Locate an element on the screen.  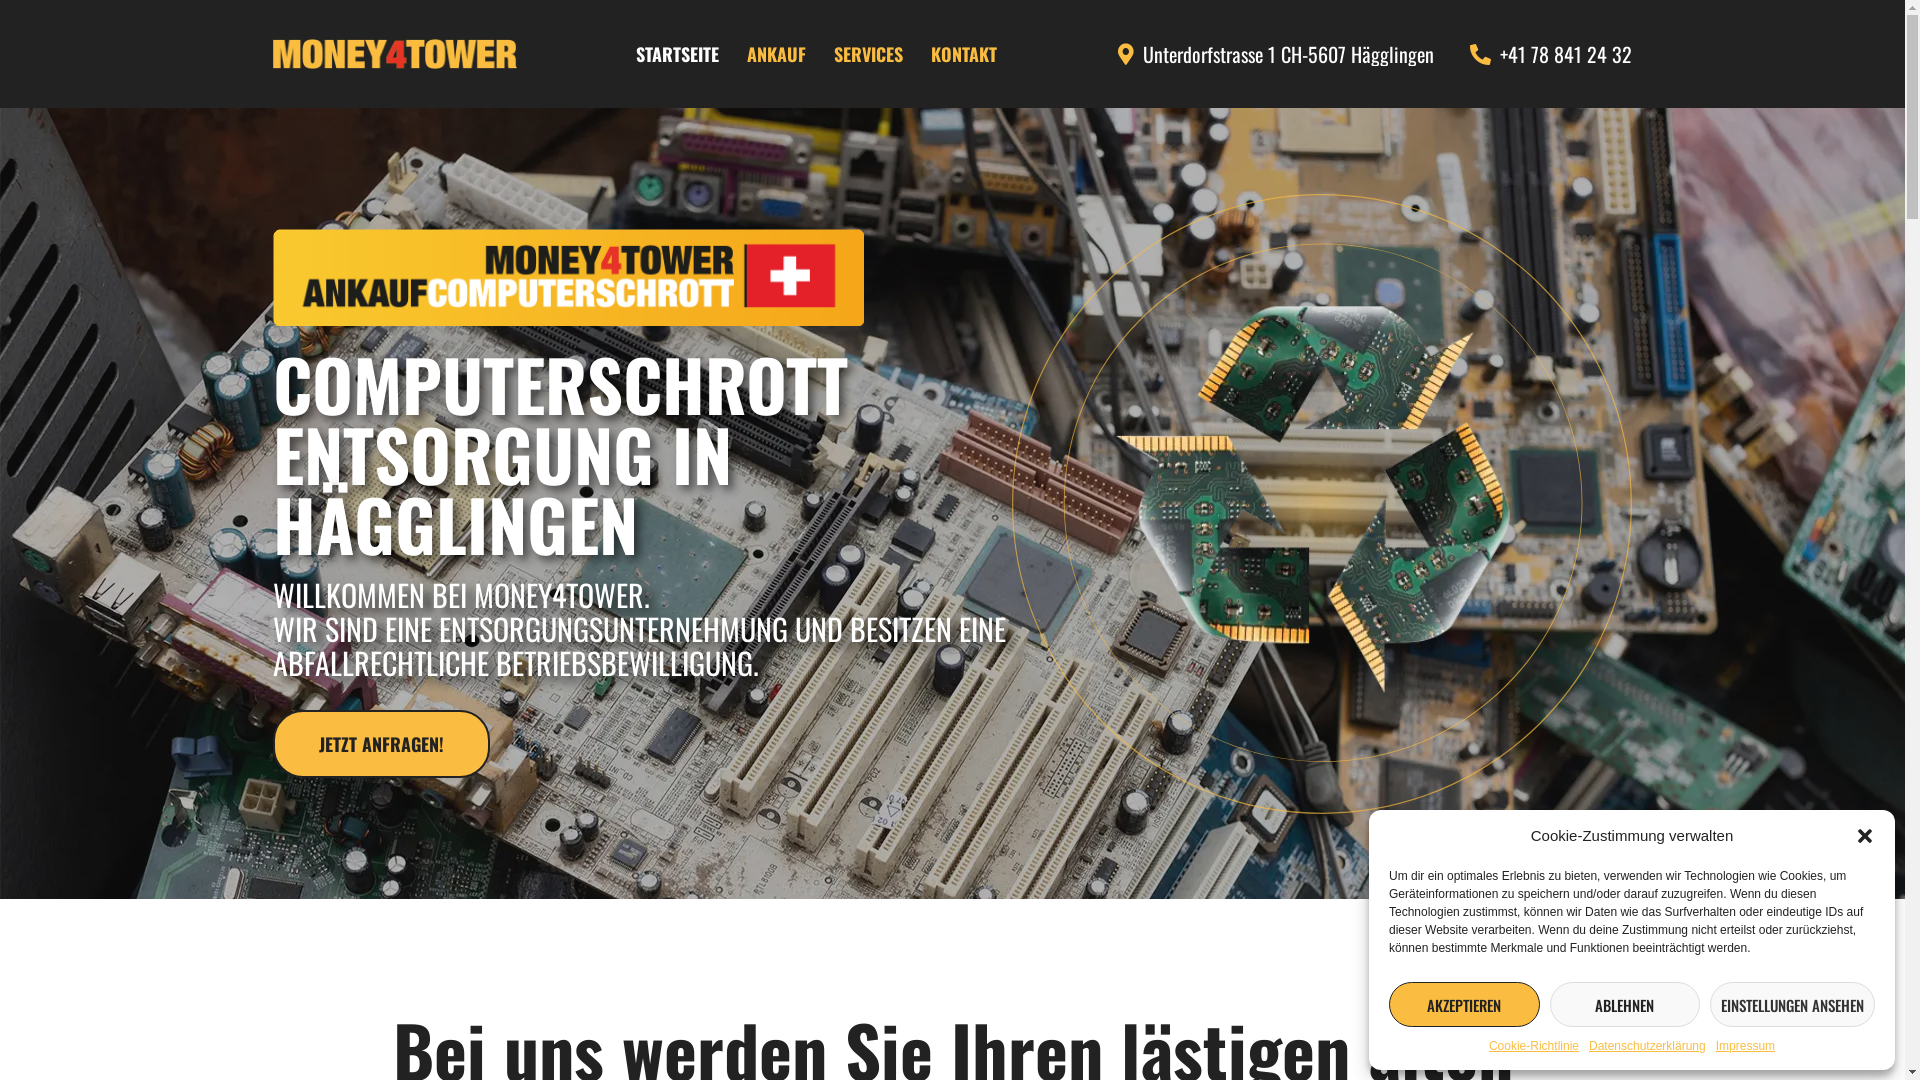
'+41 78 841 24 32' is located at coordinates (1546, 53).